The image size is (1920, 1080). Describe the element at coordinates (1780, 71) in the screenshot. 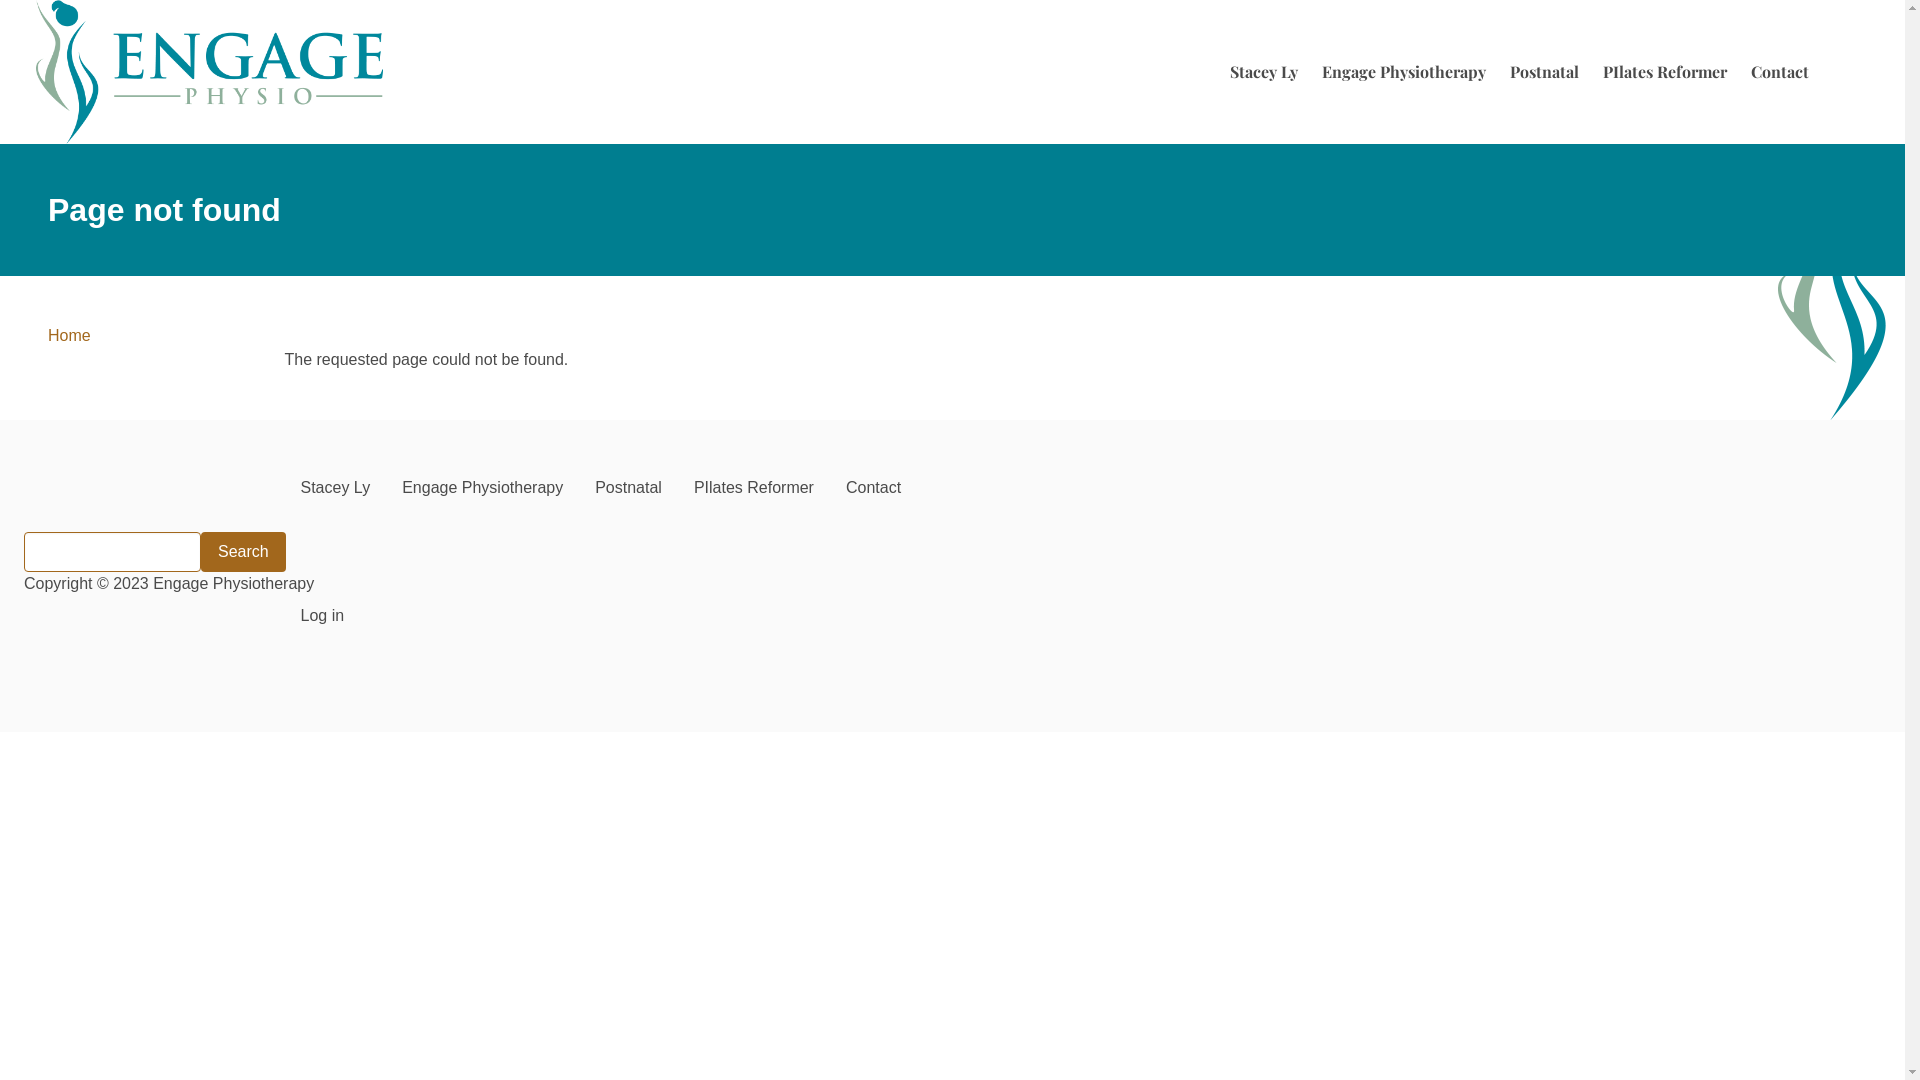

I see `'Contact'` at that location.